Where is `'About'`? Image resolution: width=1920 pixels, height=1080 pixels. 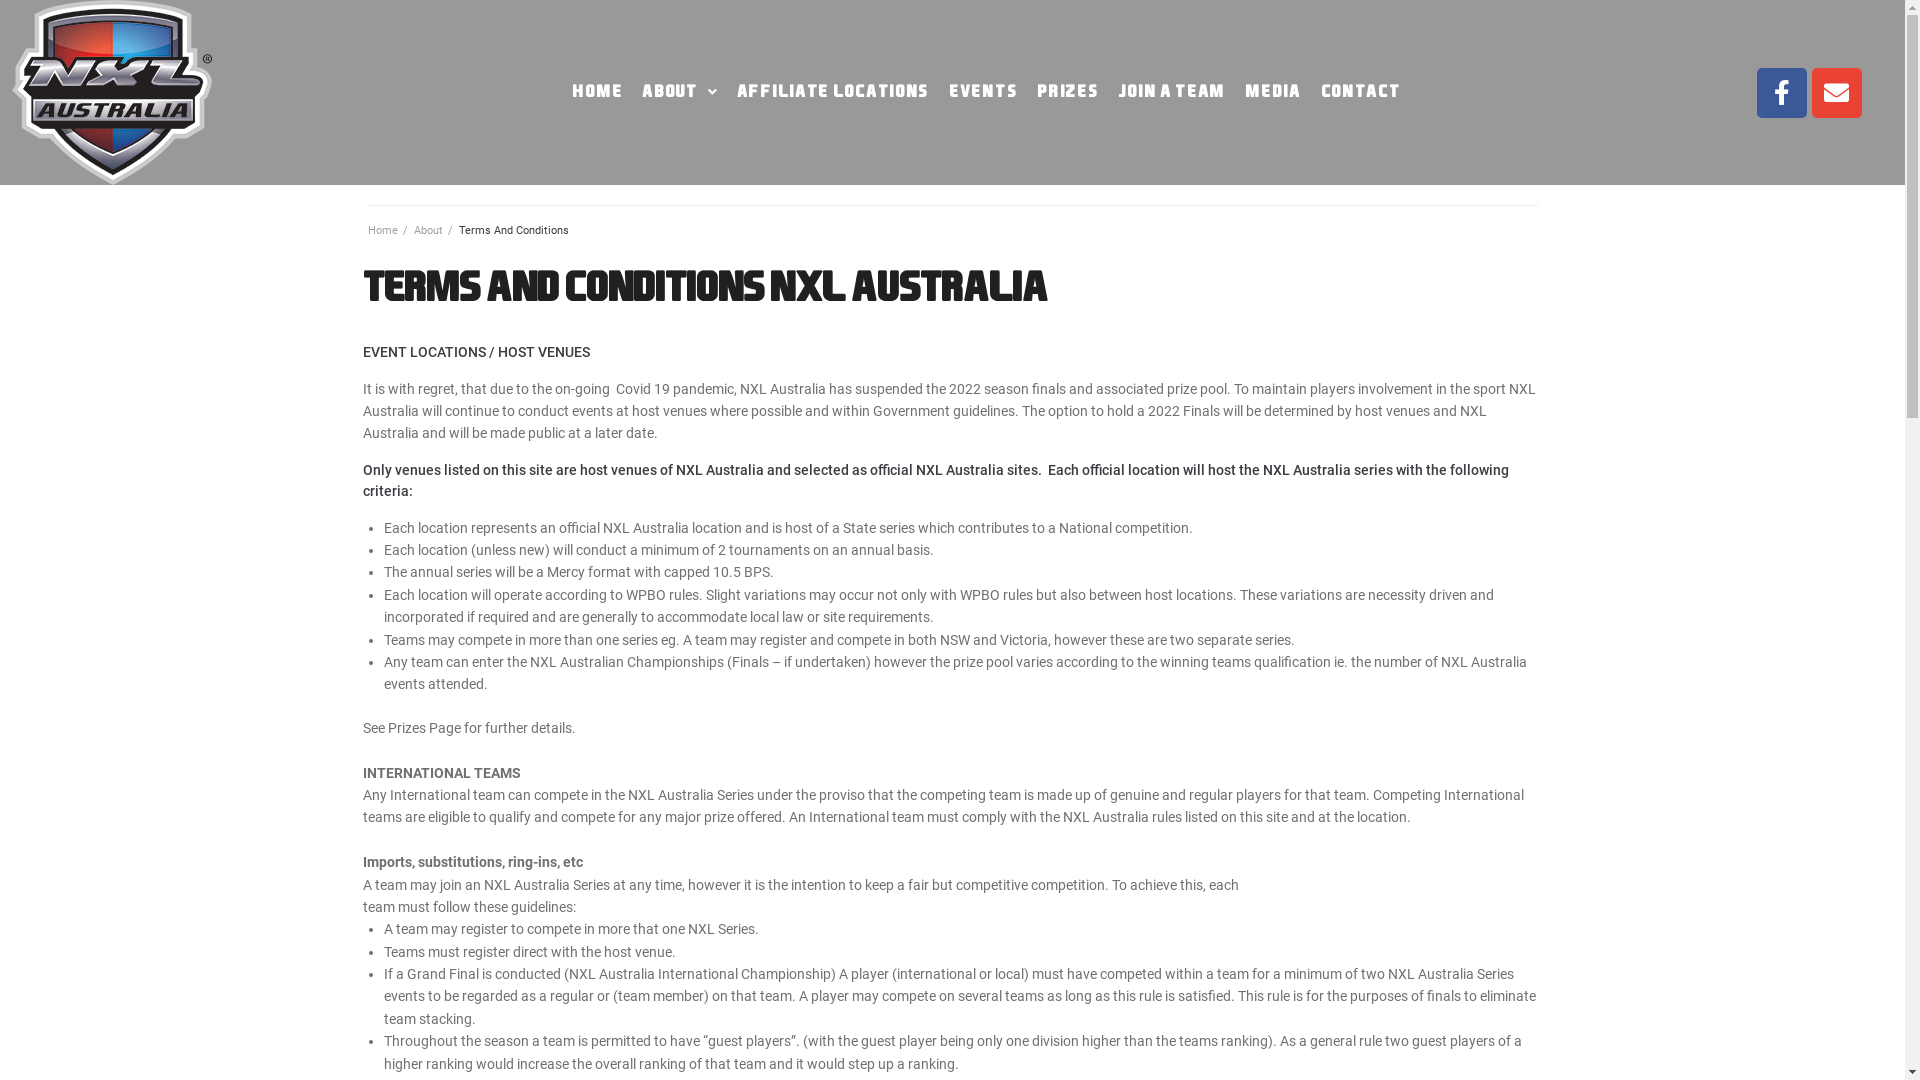
'About' is located at coordinates (412, 229).